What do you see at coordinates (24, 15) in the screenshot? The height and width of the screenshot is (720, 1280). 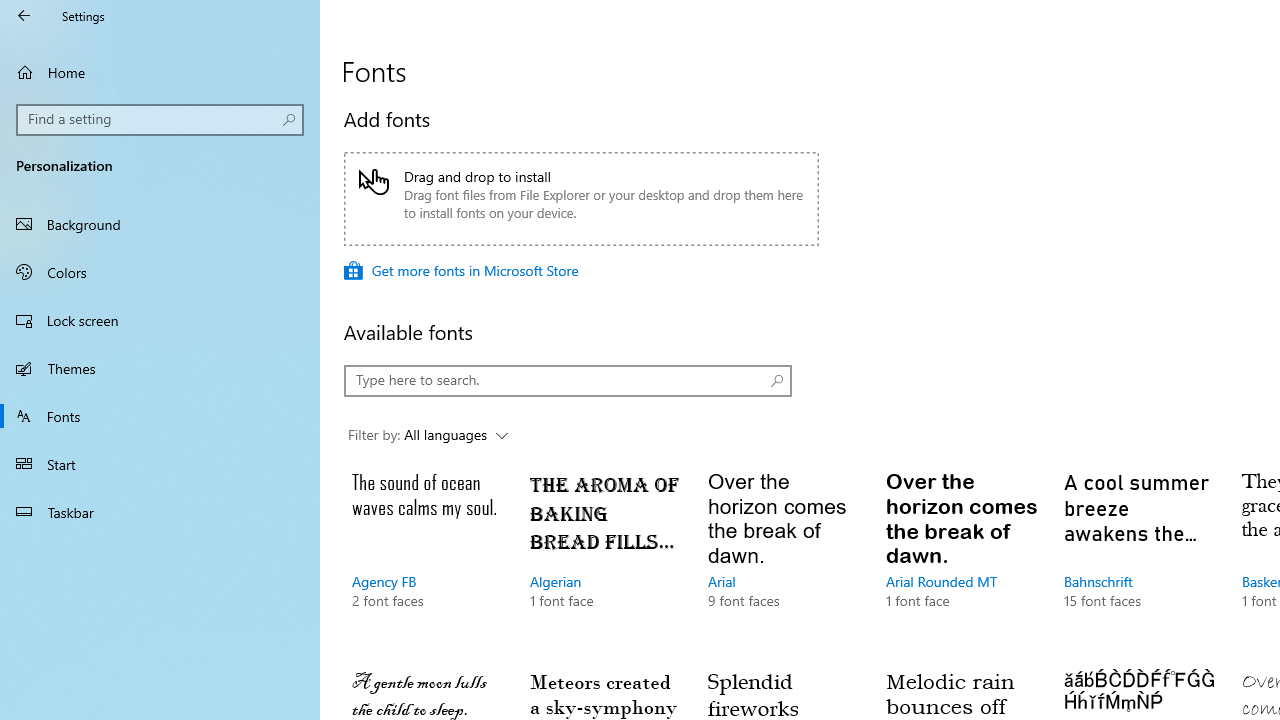 I see `'Back'` at bounding box center [24, 15].